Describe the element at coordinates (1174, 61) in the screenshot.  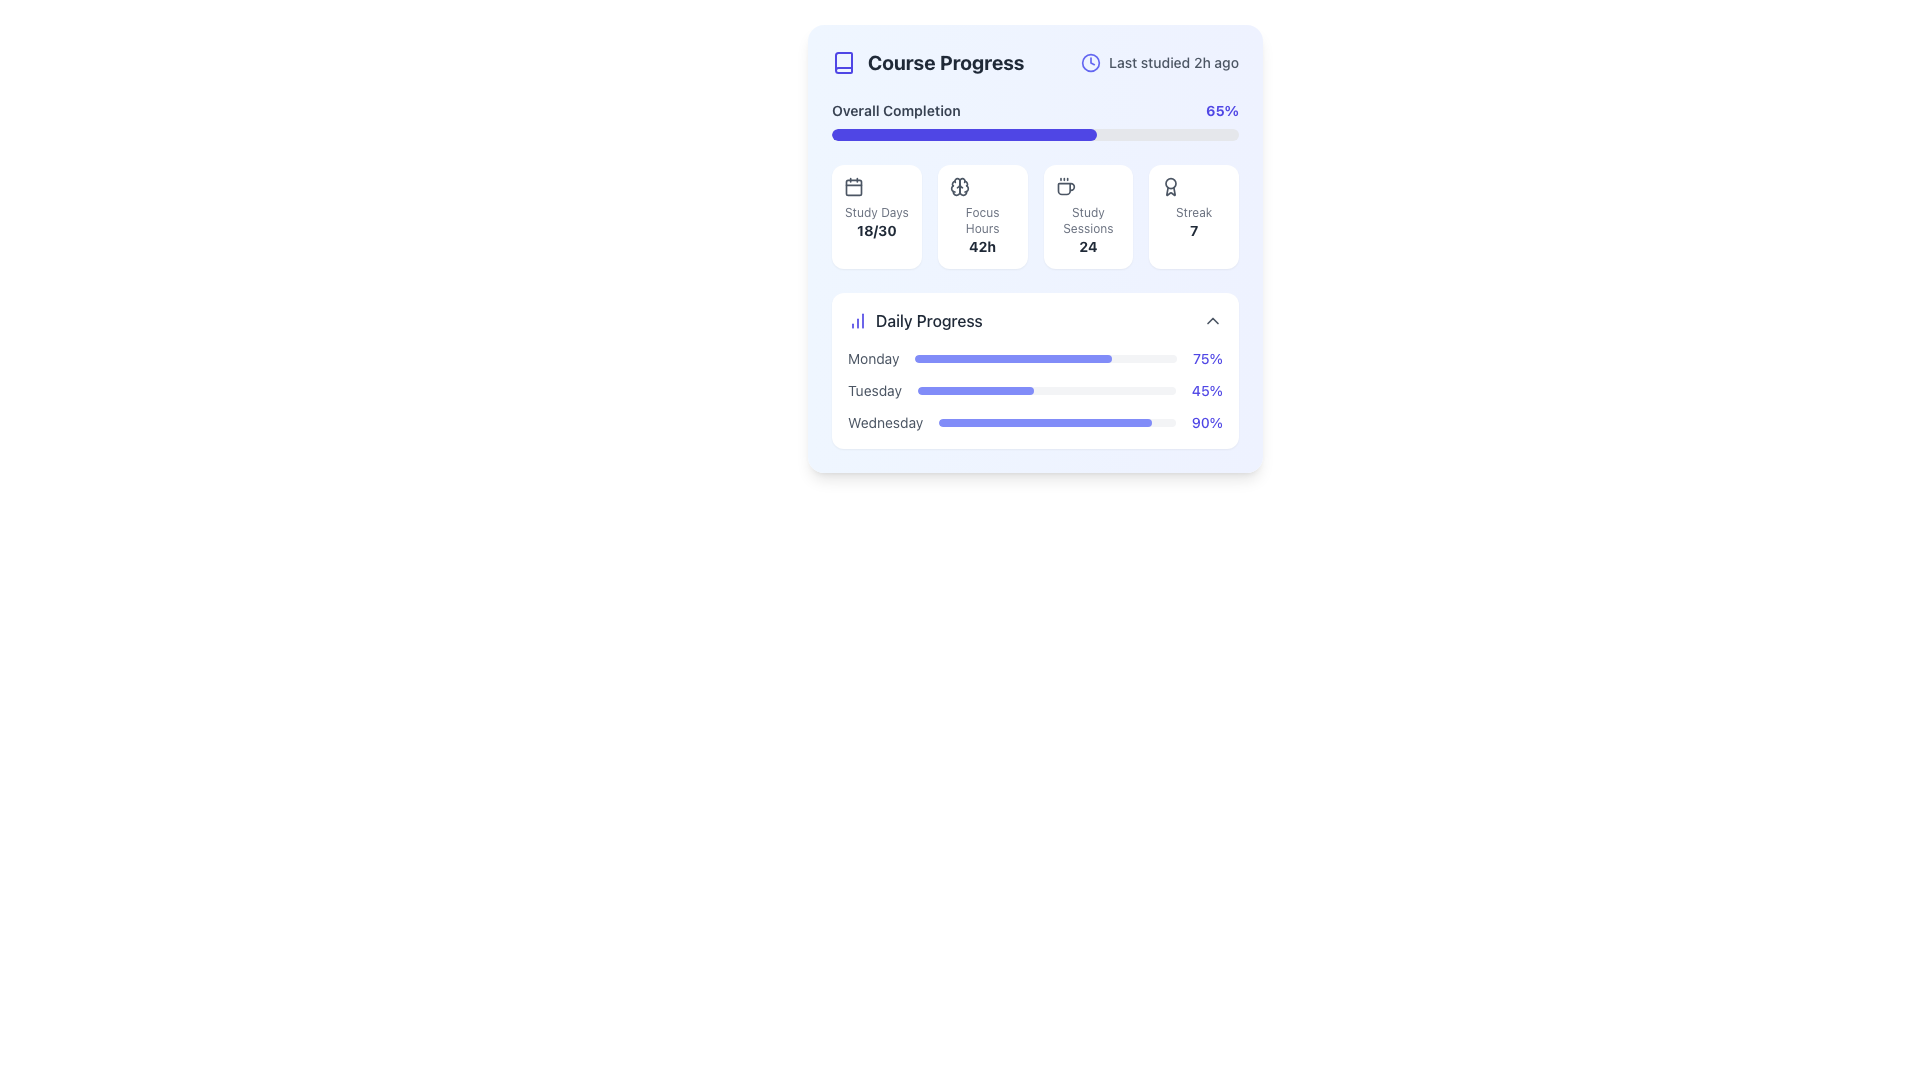
I see `the text label displaying 'Last studied 2h ago', which is styled with a small, medium-weight font and gray color, located to the right of a clock icon in the top-right of the 'Course Progress' card` at that location.